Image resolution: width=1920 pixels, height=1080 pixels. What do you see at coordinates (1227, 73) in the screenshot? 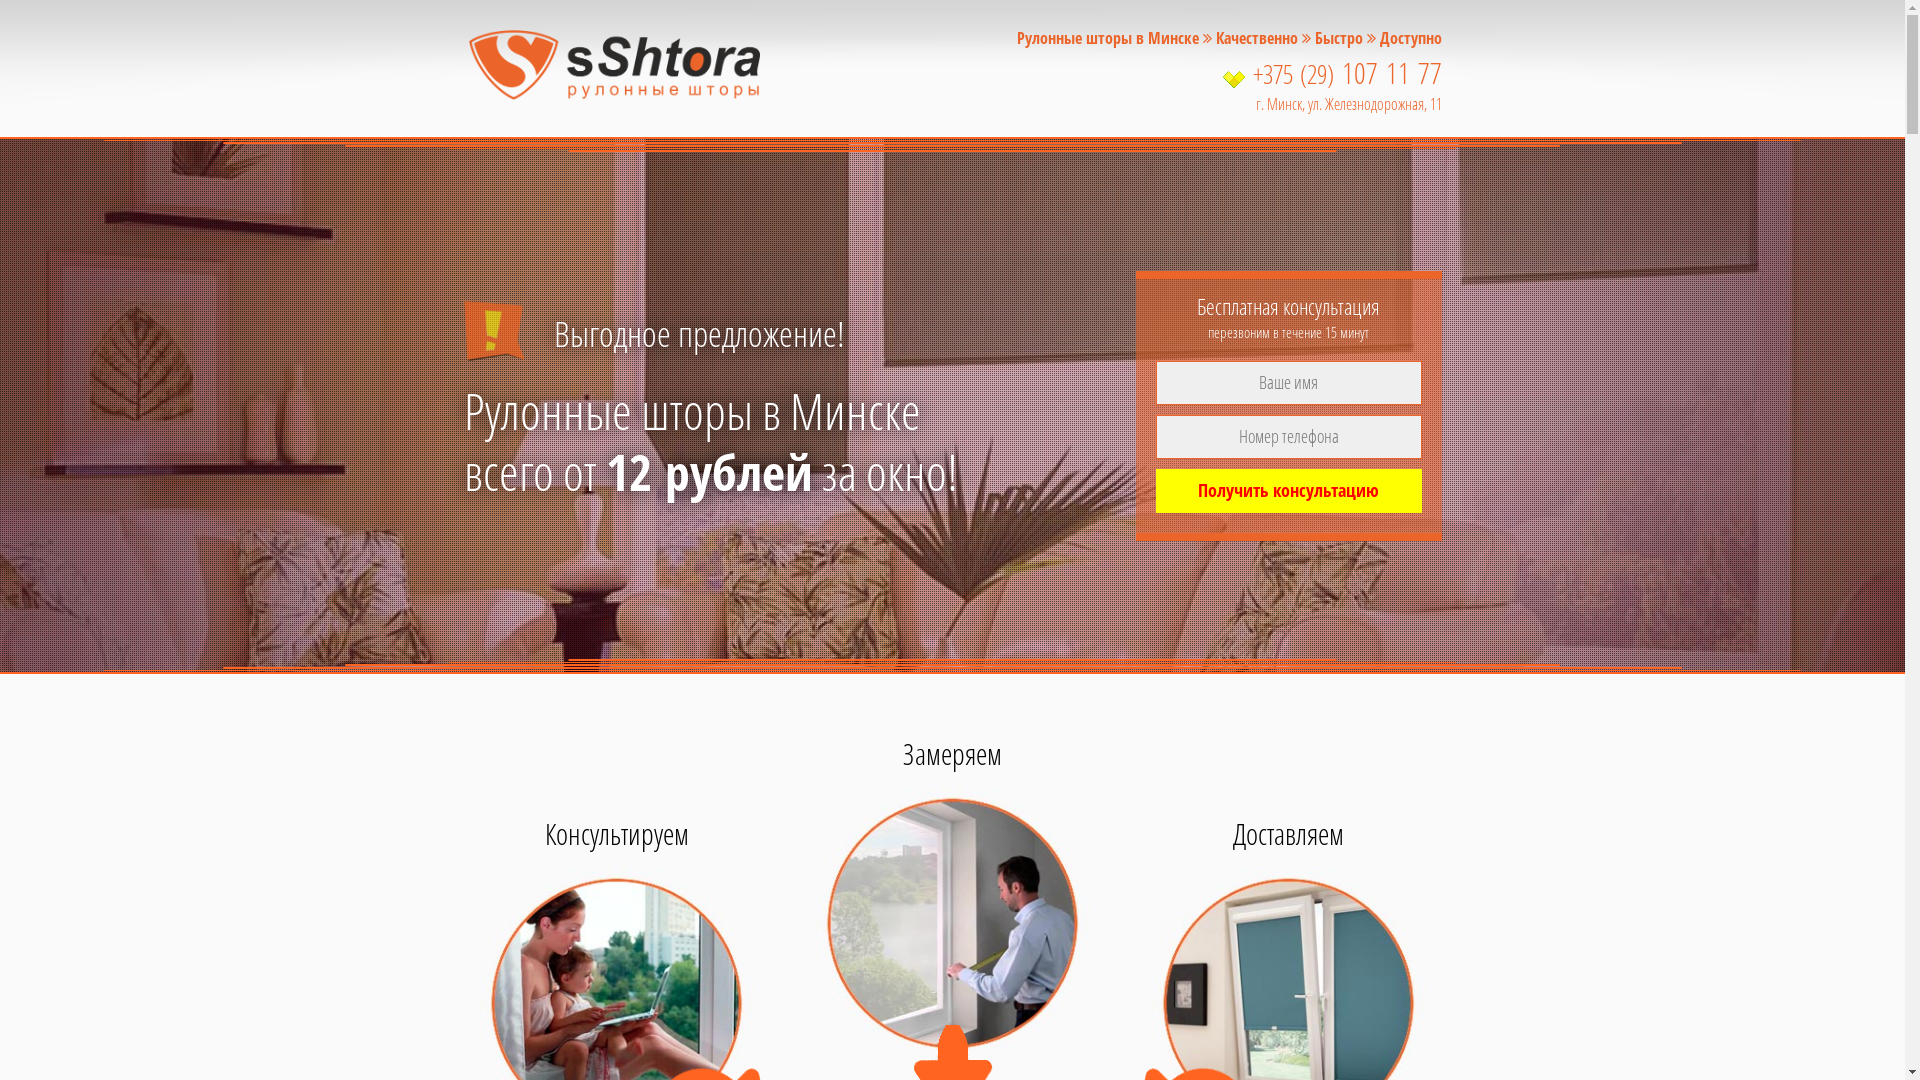
I see `'  +375 (29) 107 11 77'` at bounding box center [1227, 73].